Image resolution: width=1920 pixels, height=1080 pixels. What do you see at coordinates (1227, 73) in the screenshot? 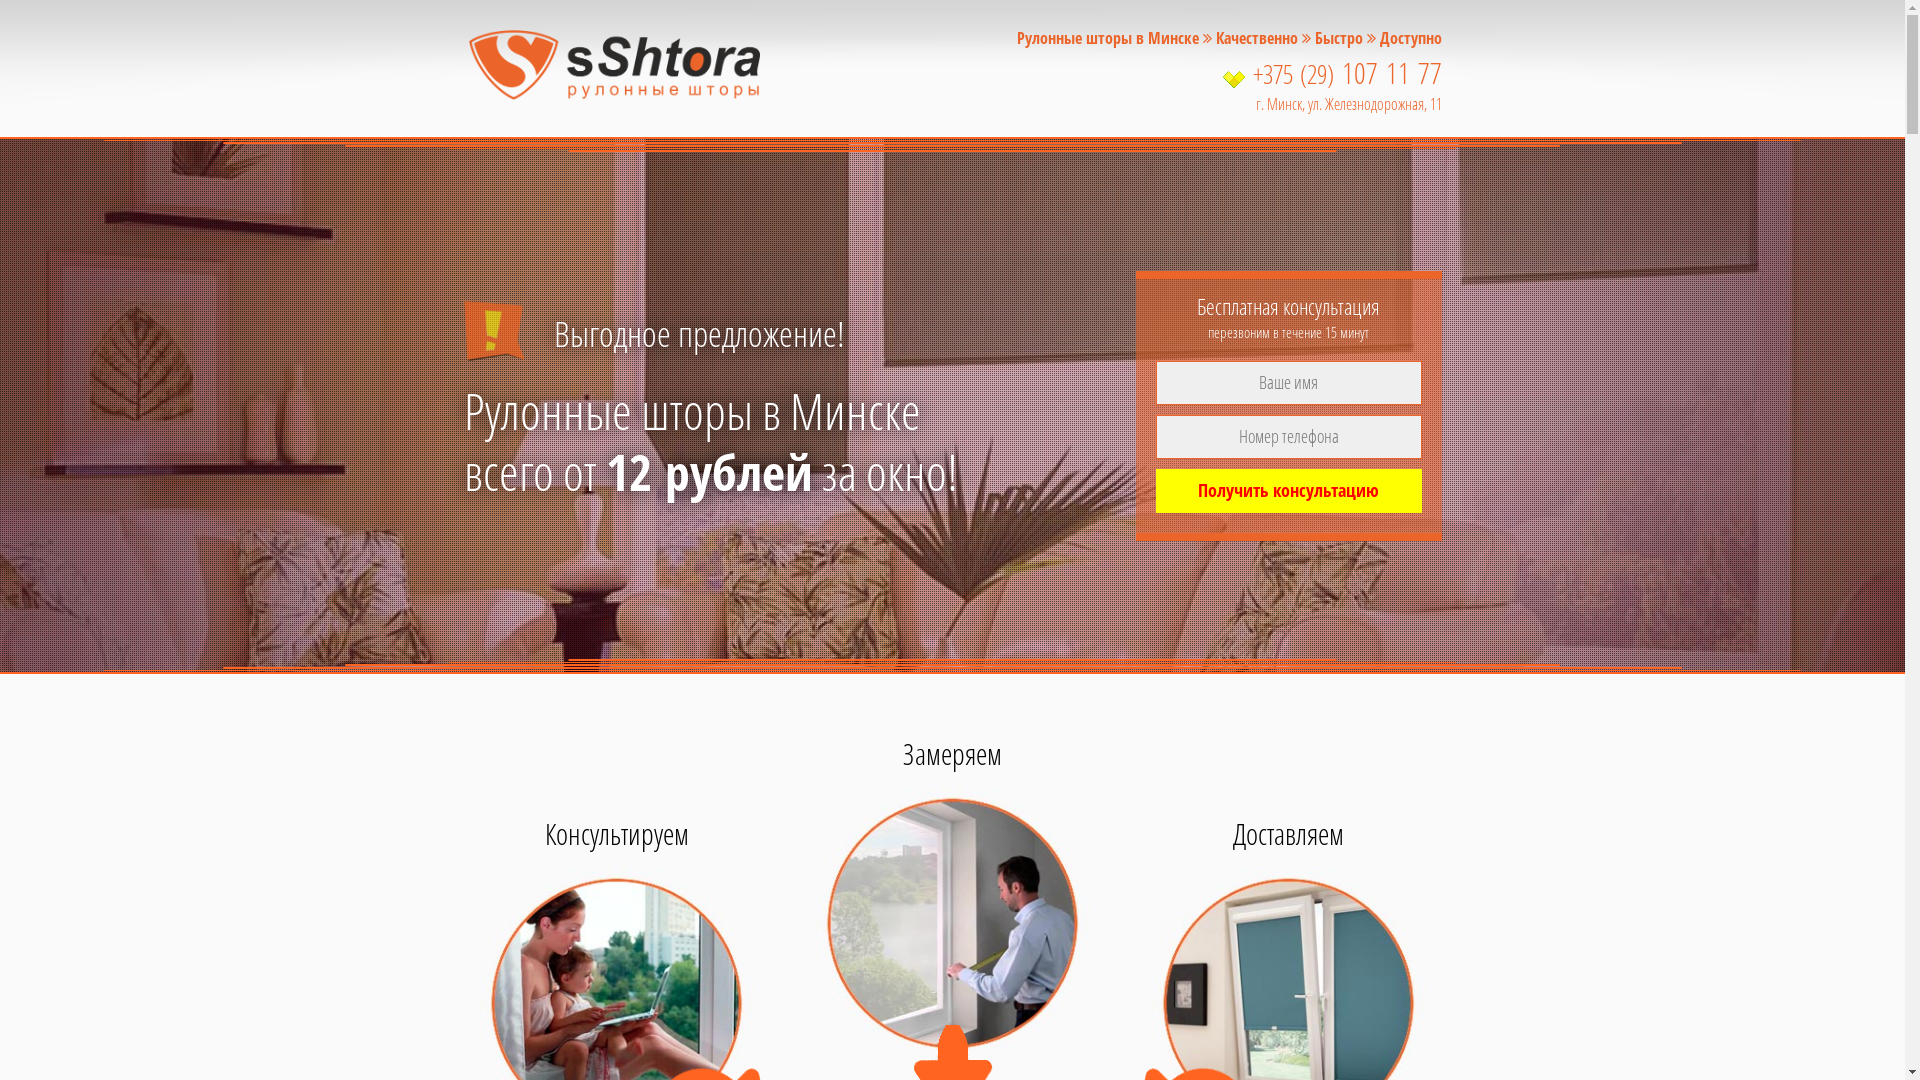
I see `'  +375 (29) 107 11 77'` at bounding box center [1227, 73].